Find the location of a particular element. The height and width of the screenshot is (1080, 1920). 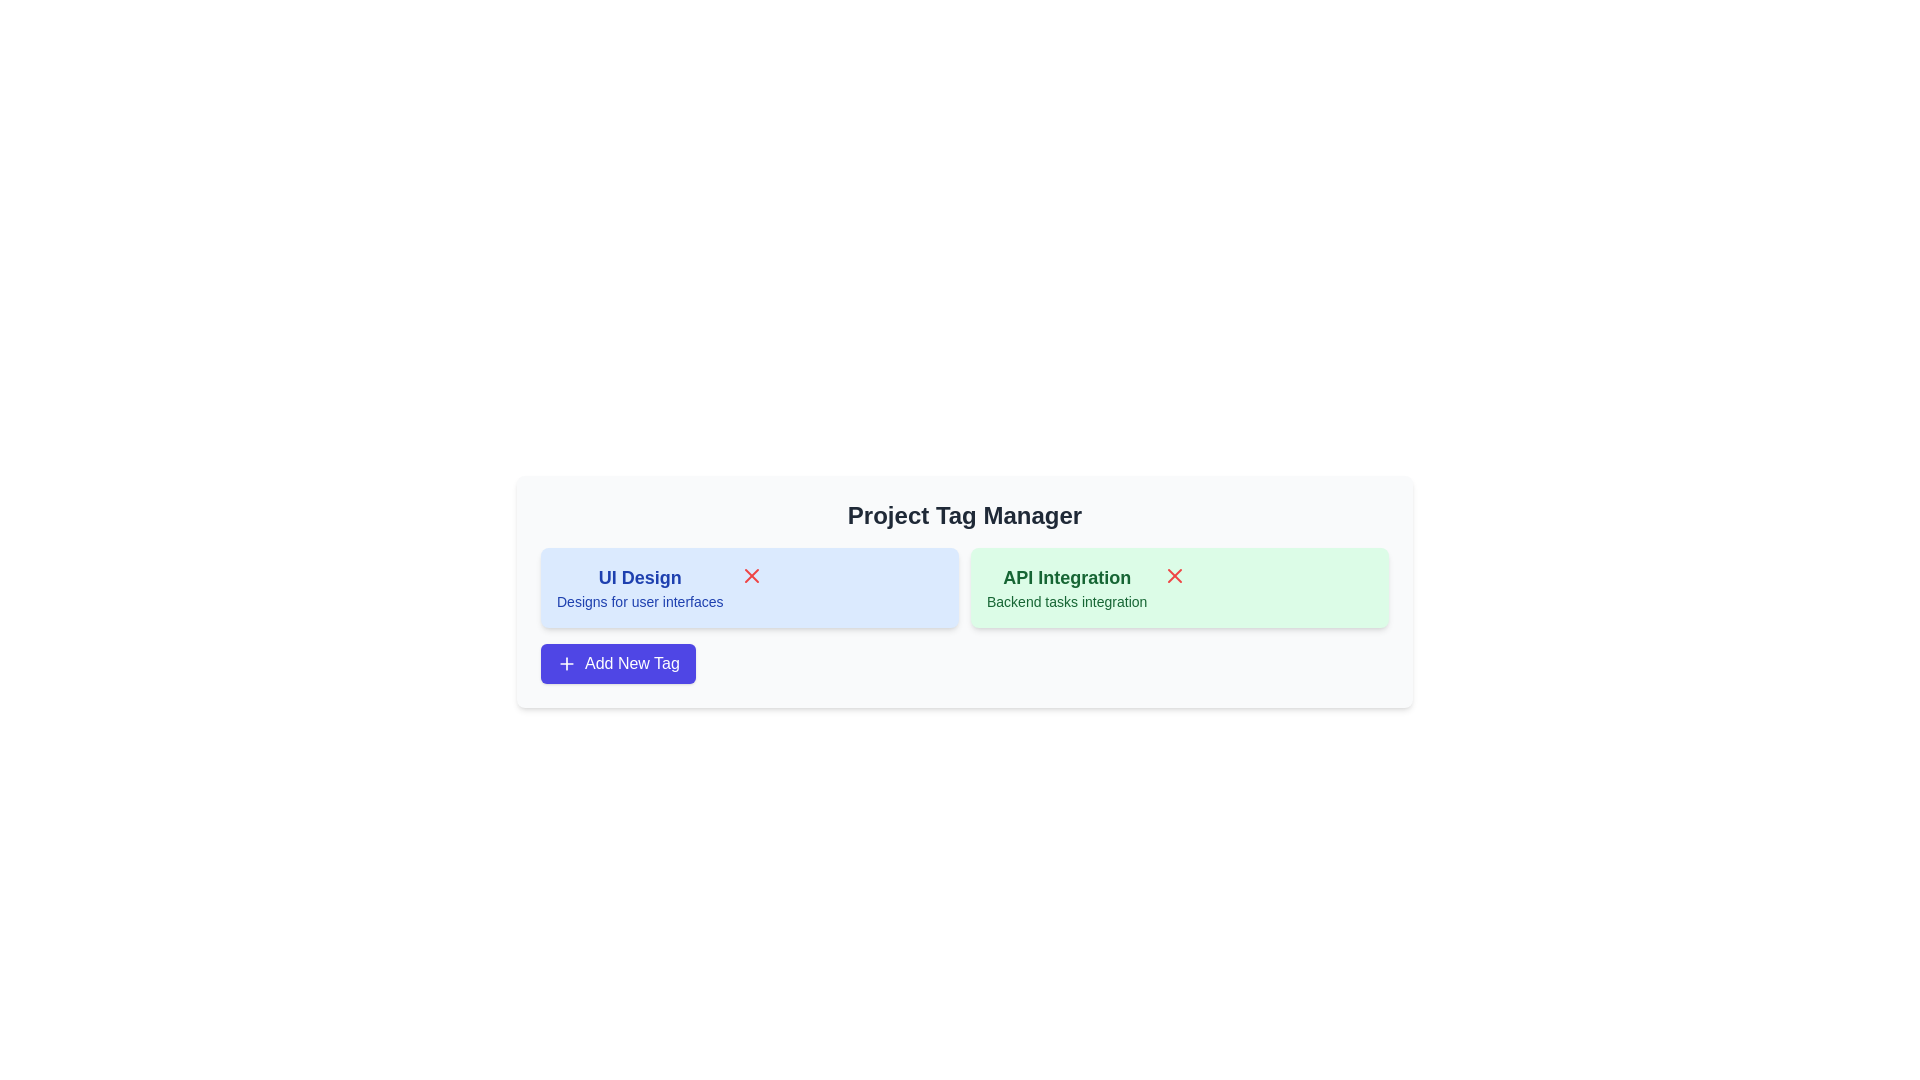

the 'Add New Tag' button with a vibrant indigo background and white text, located below the 'UI Design' and 'API Integration' sections within the 'Project Tag Manager' is located at coordinates (617, 663).